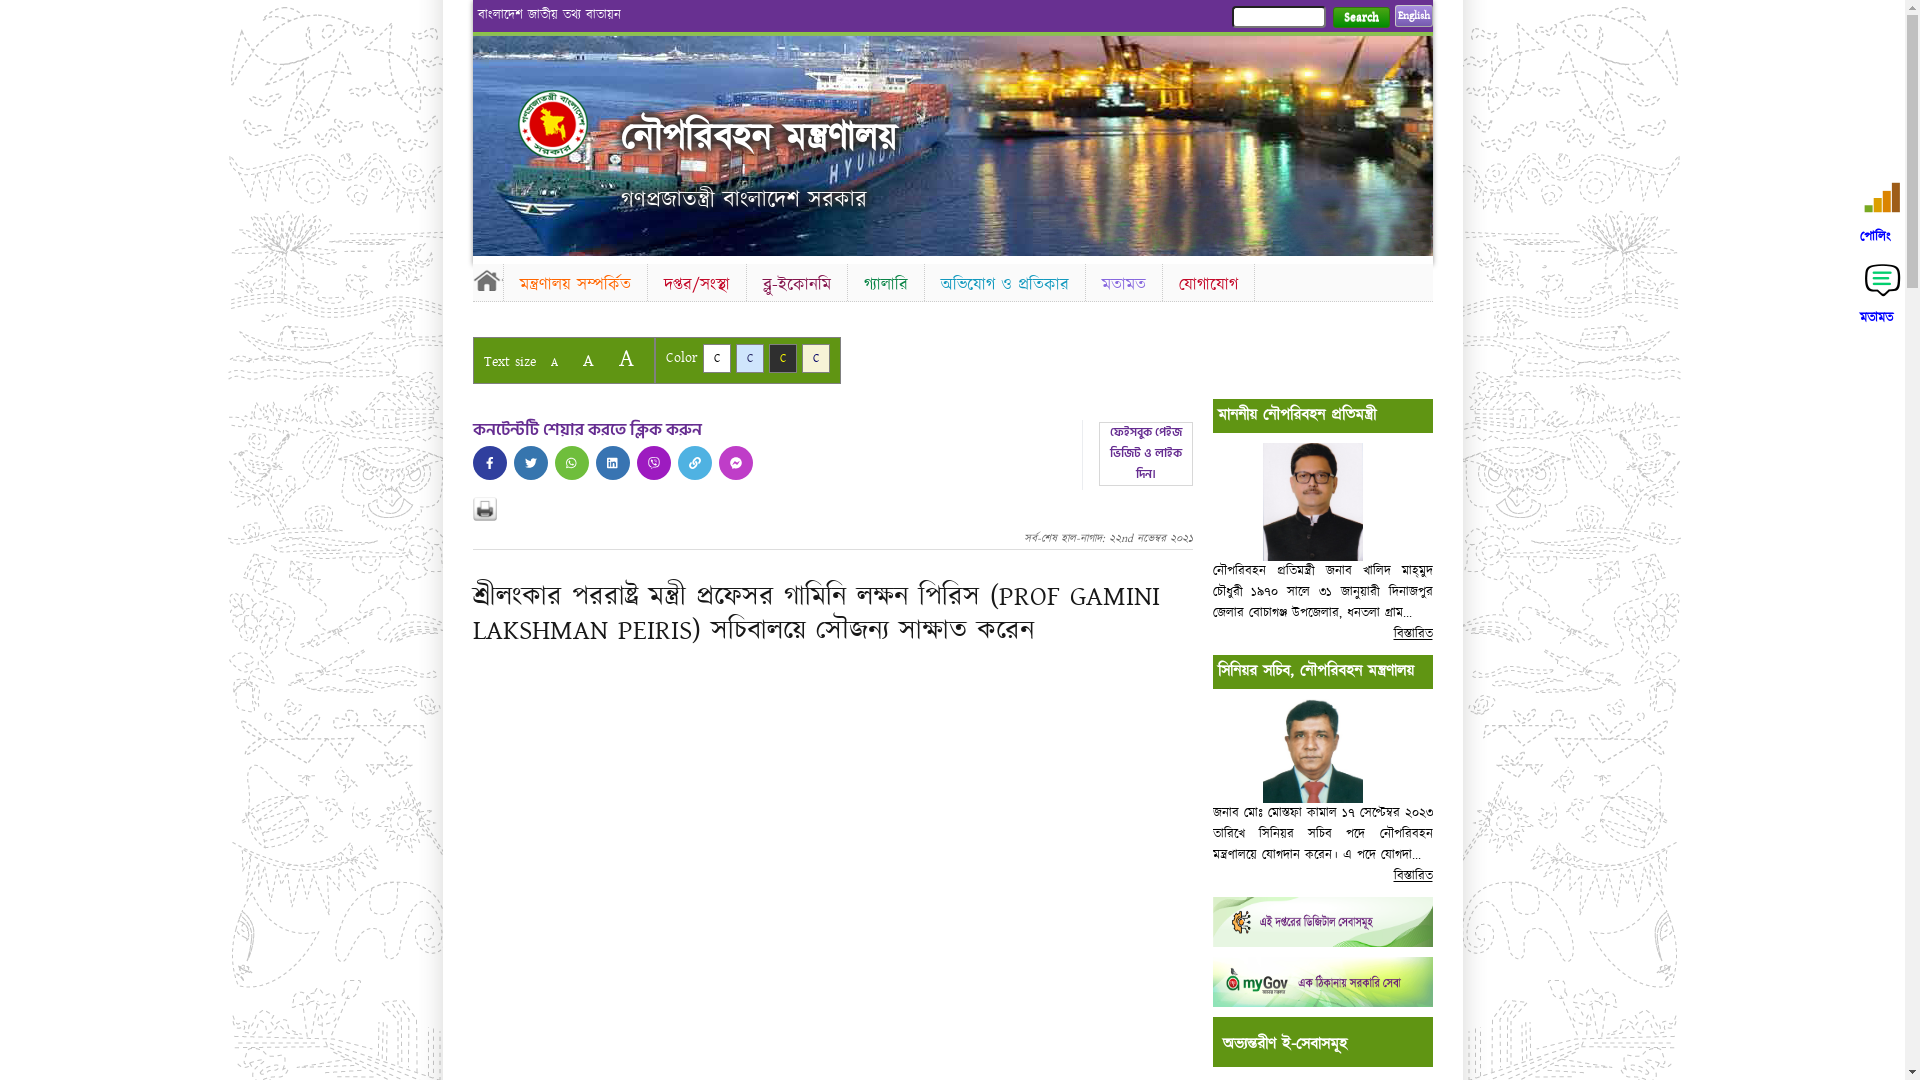 The width and height of the screenshot is (1920, 1080). Describe the element at coordinates (624, 357) in the screenshot. I see `'A'` at that location.